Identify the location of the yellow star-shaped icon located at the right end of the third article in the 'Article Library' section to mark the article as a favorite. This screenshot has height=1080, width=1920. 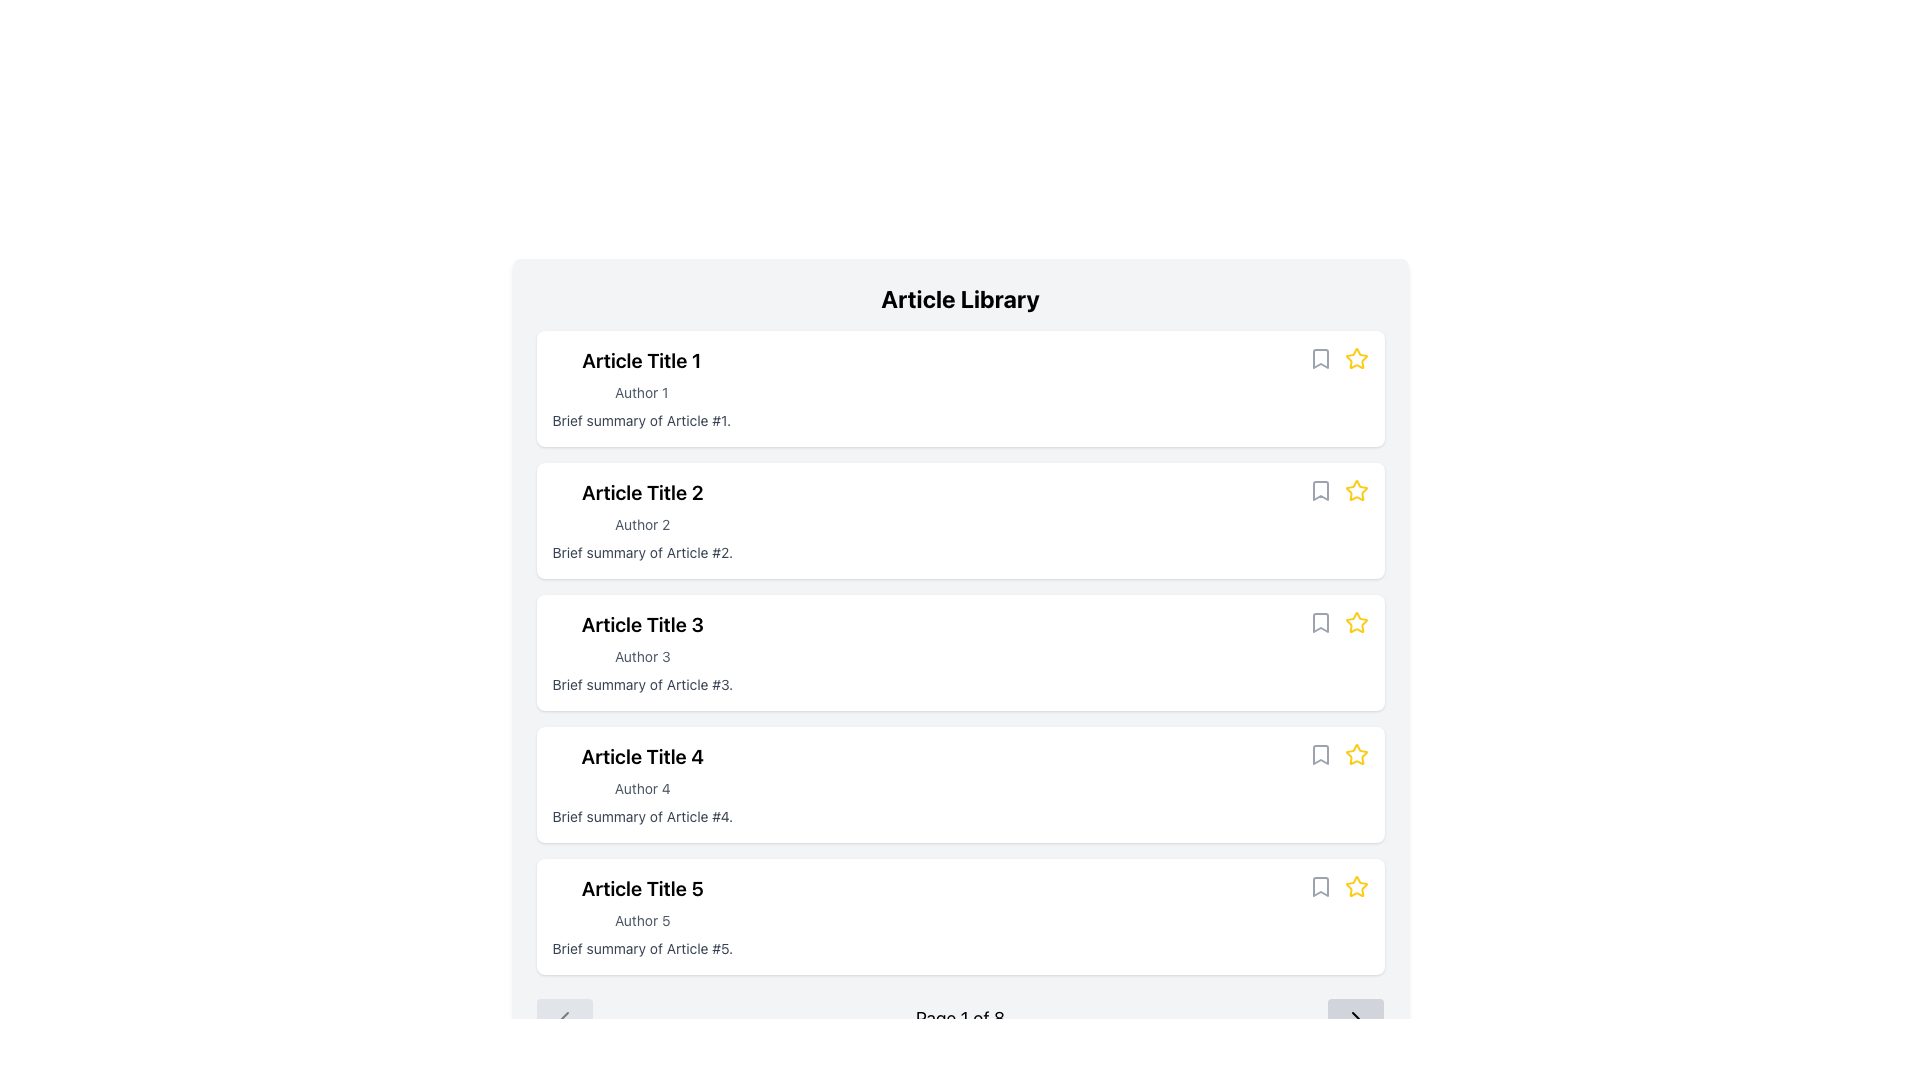
(1356, 490).